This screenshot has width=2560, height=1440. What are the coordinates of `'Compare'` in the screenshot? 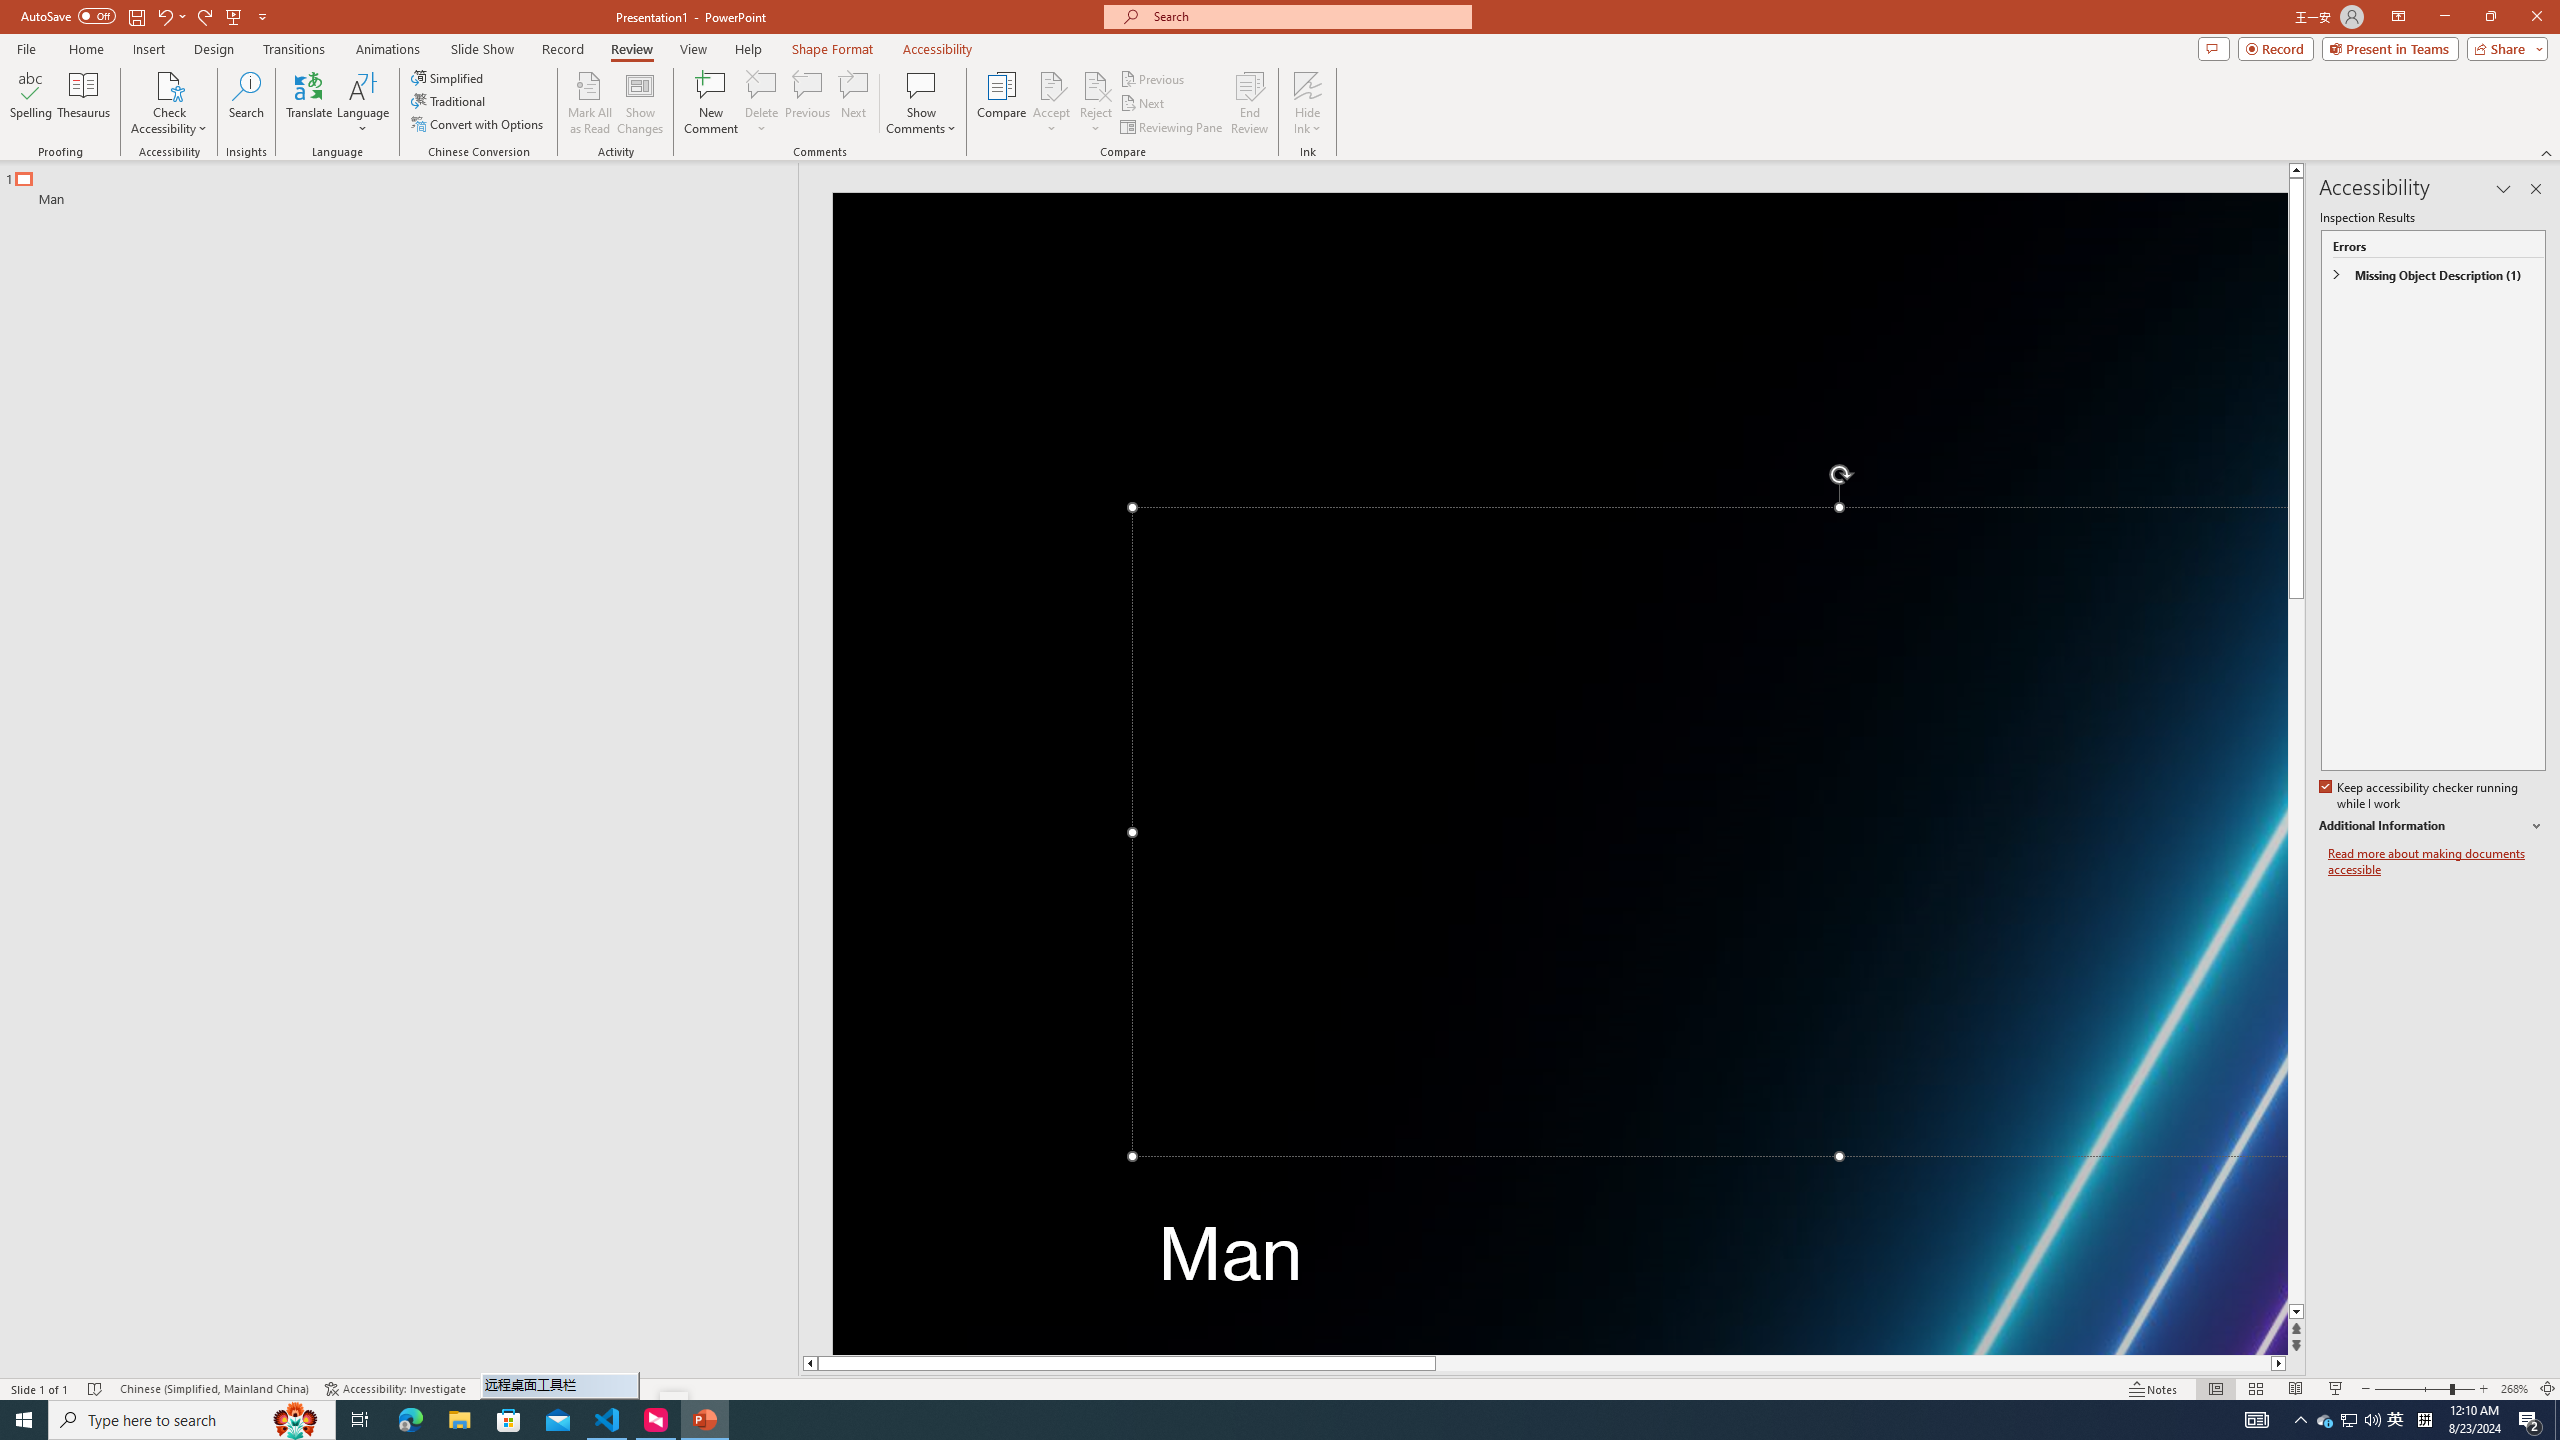 It's located at (1002, 103).